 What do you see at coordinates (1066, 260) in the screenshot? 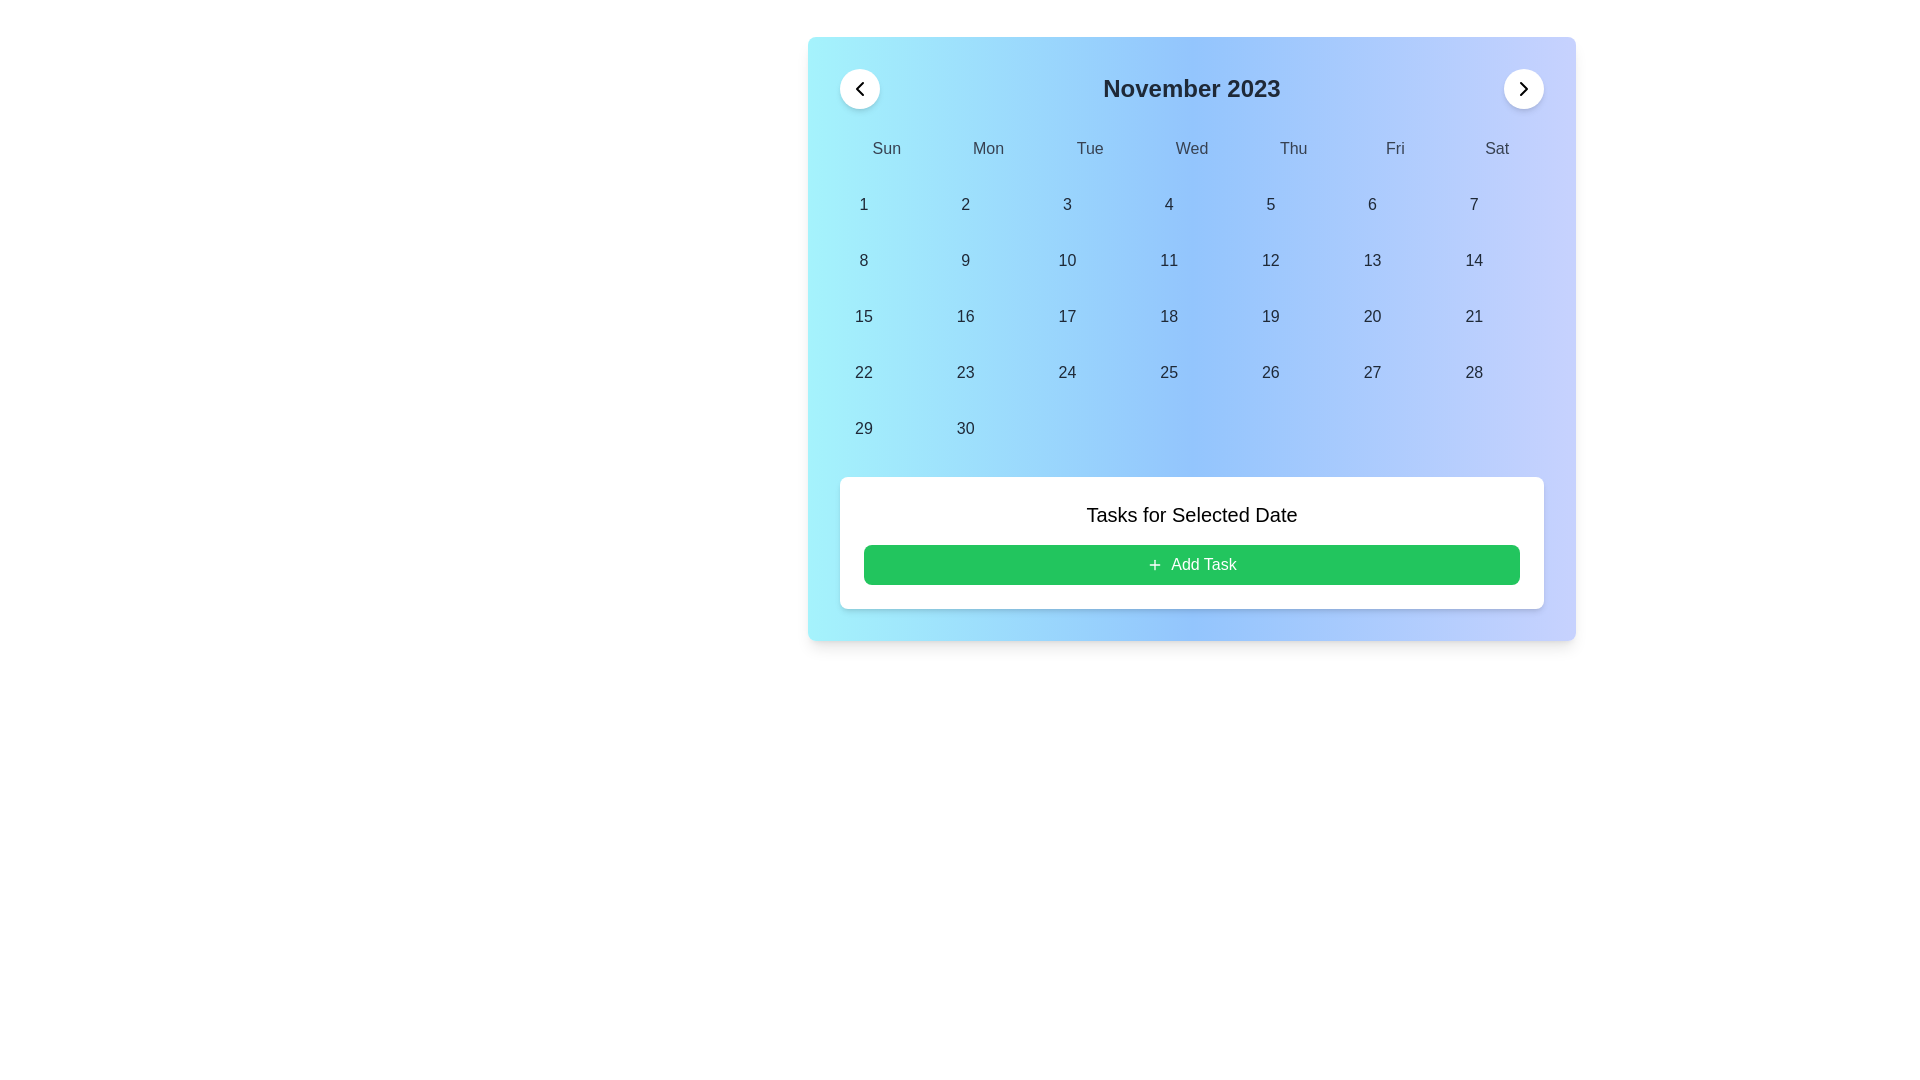
I see `the rounded square button displaying the number '10' with a light blue background` at bounding box center [1066, 260].